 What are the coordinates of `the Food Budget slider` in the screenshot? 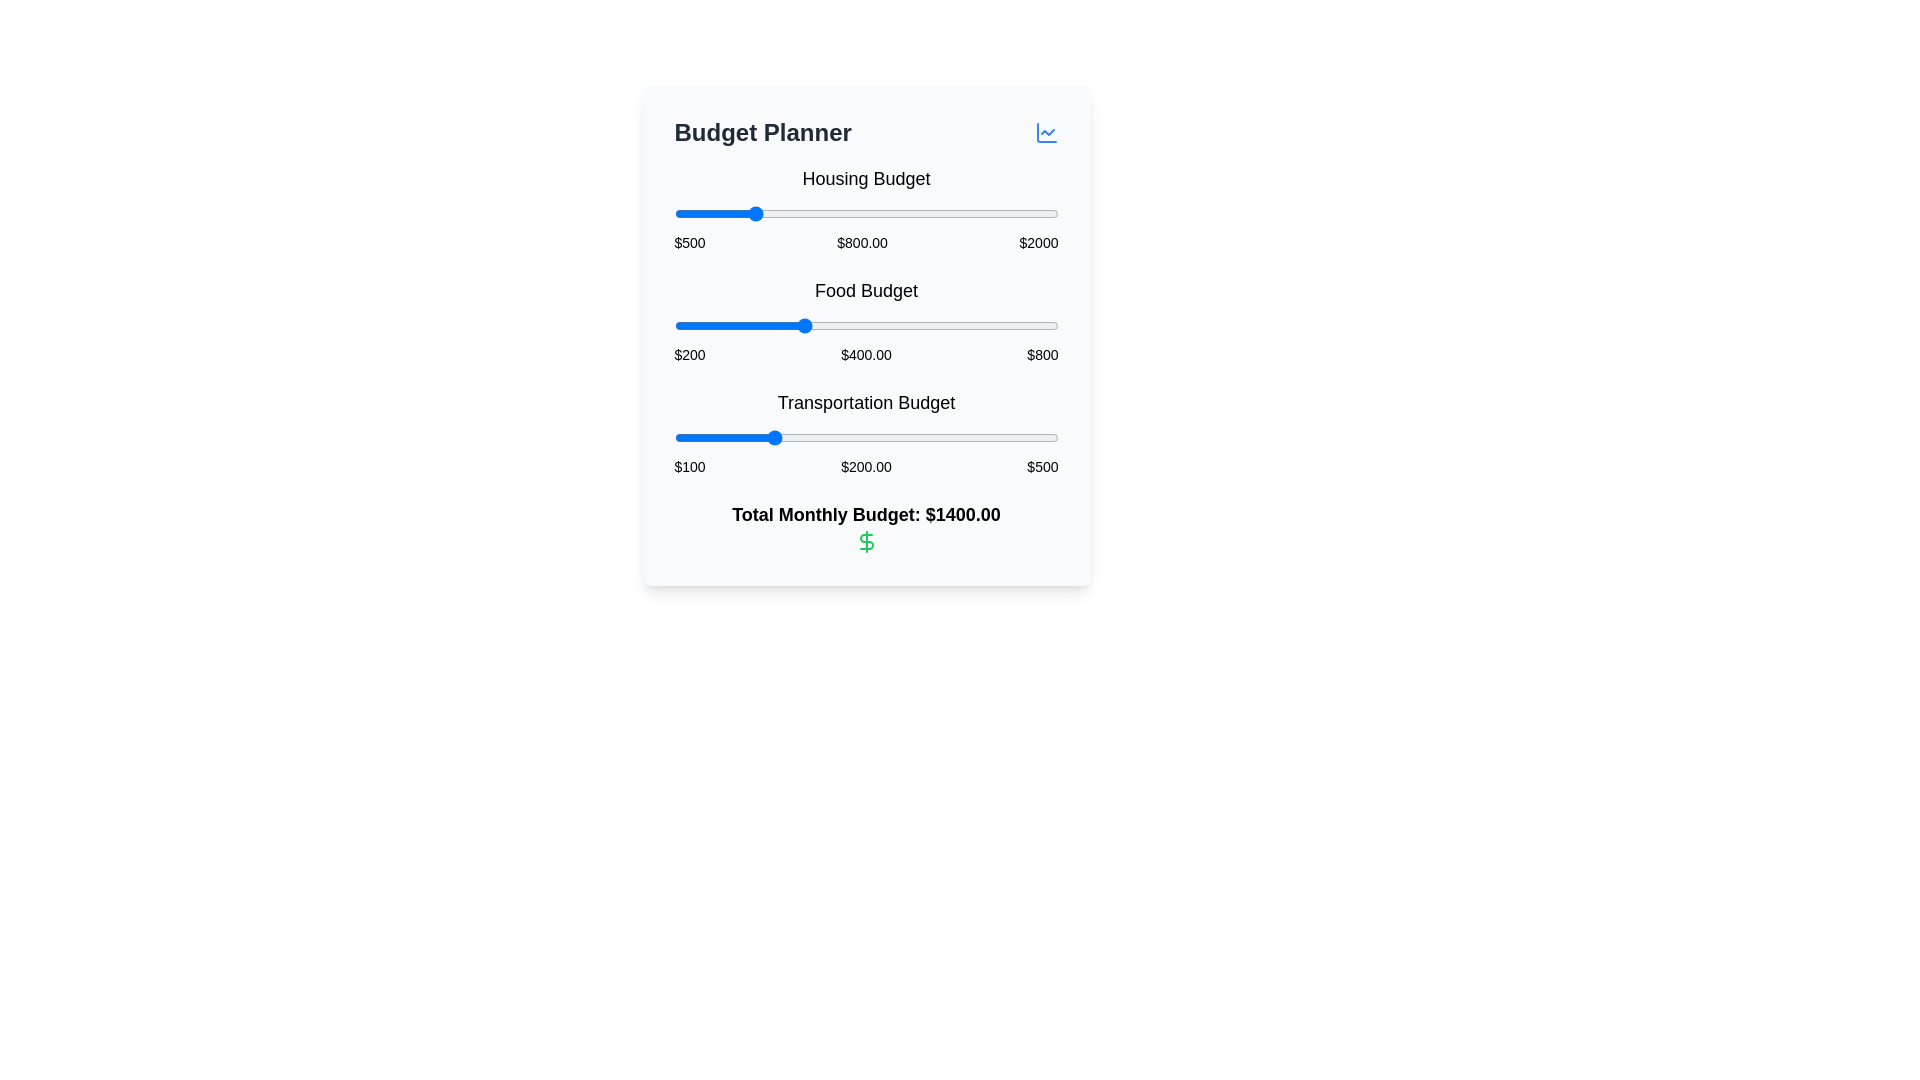 It's located at (707, 325).